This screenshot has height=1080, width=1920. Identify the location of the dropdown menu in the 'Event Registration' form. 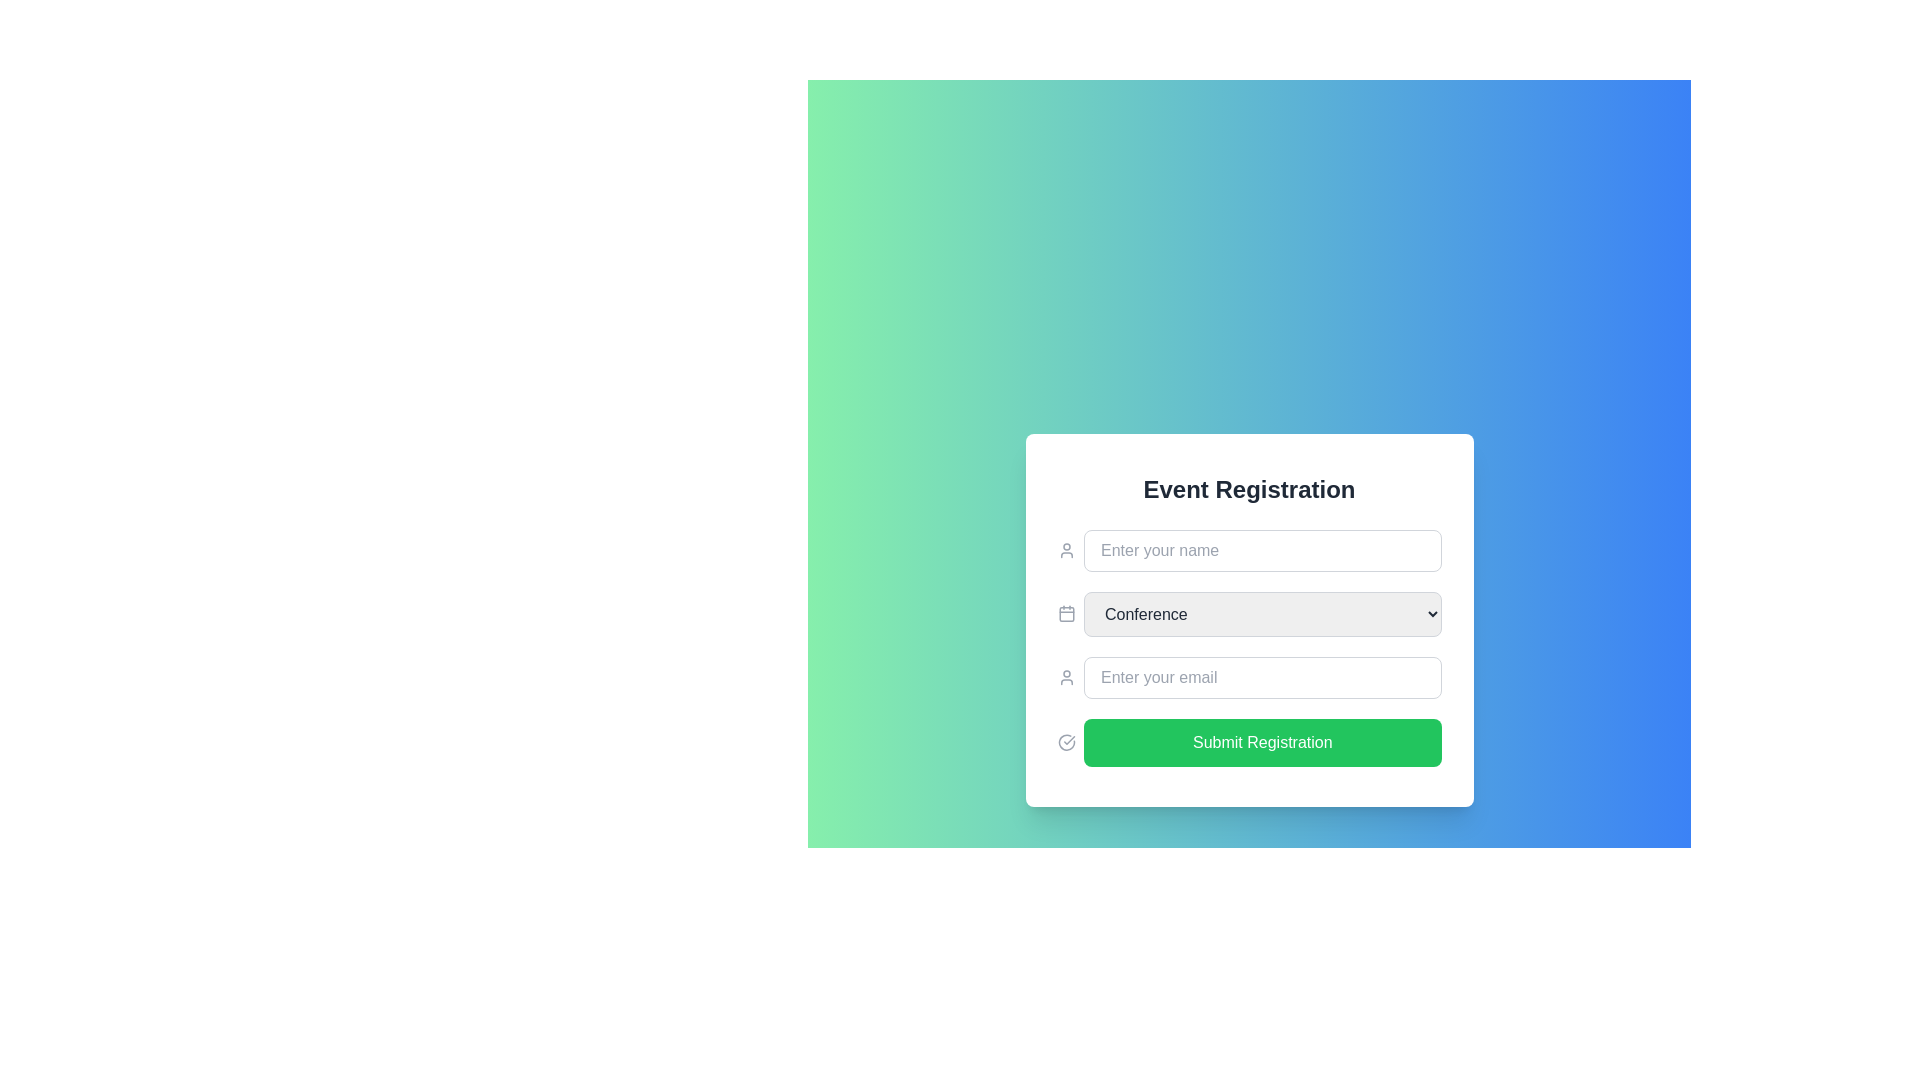
(1248, 619).